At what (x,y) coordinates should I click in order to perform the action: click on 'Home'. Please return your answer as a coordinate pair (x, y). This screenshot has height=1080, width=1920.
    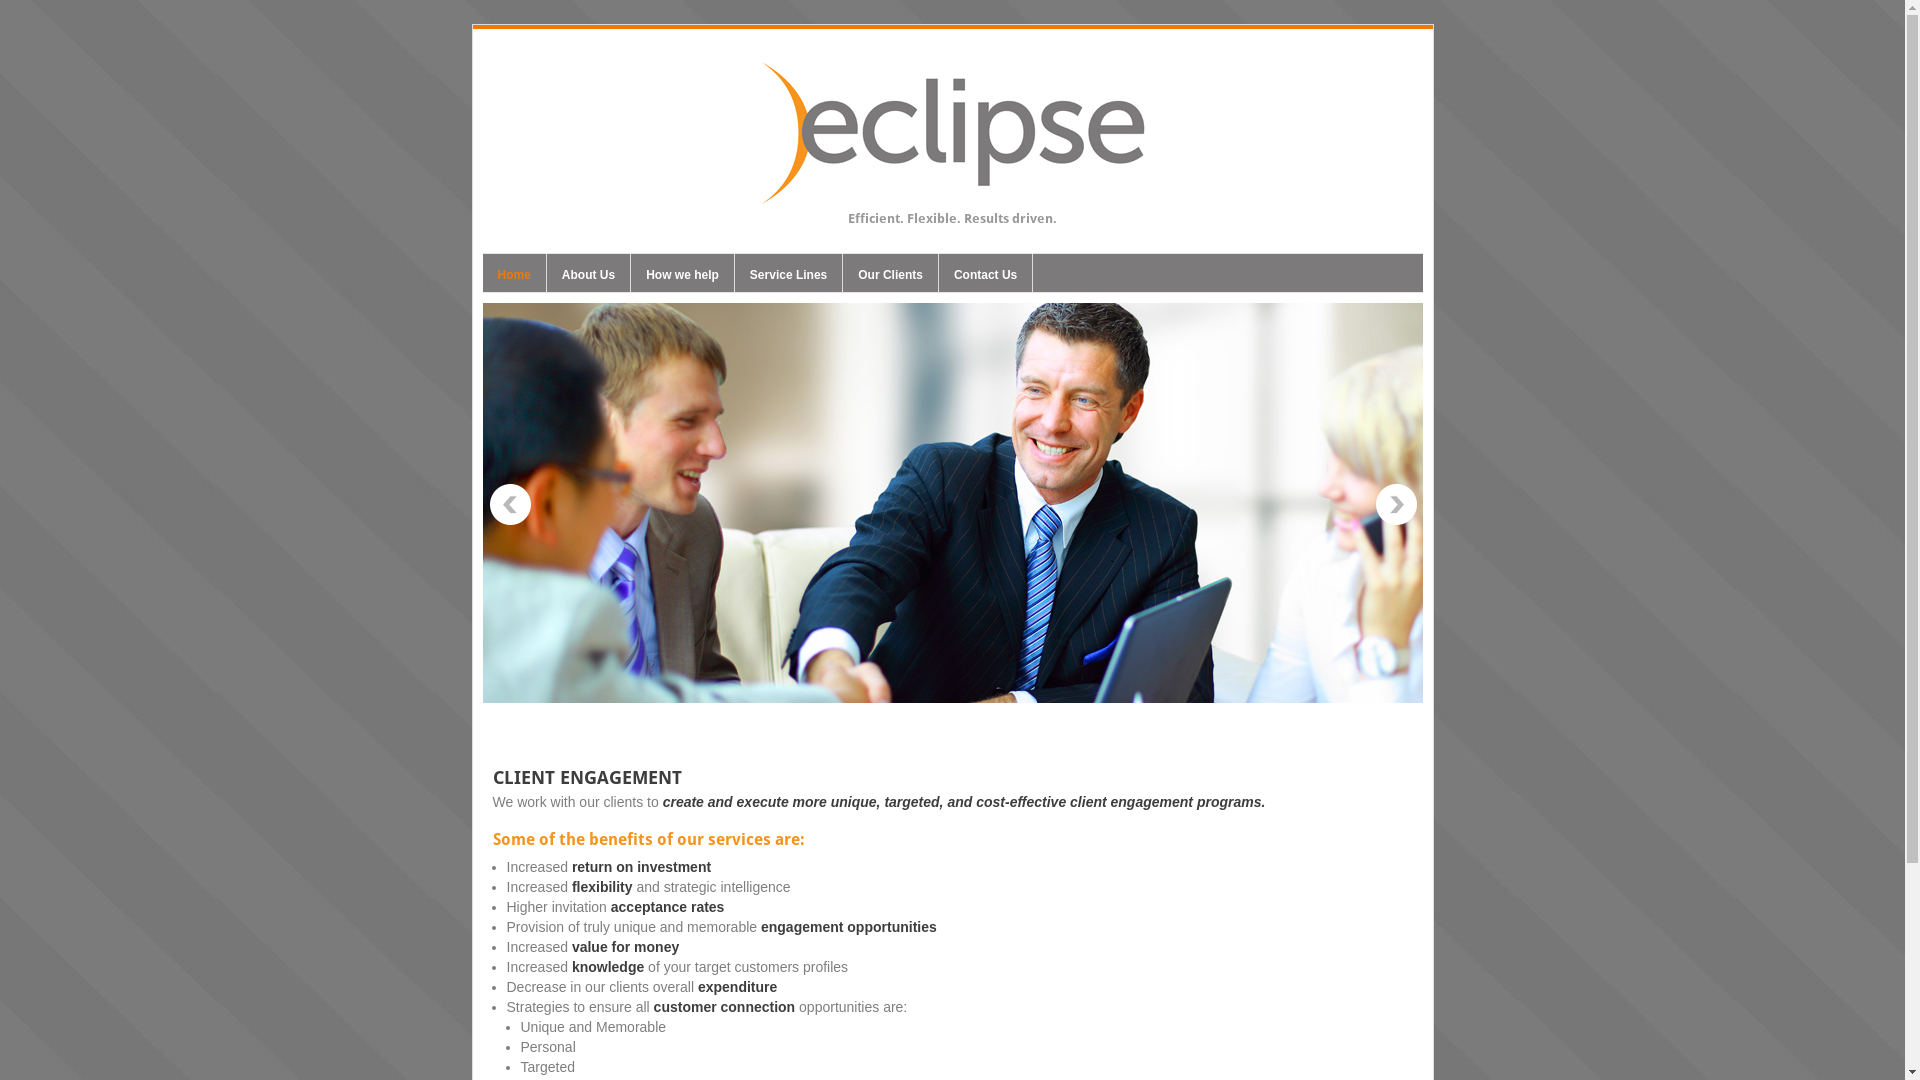
    Looking at the image, I should click on (481, 277).